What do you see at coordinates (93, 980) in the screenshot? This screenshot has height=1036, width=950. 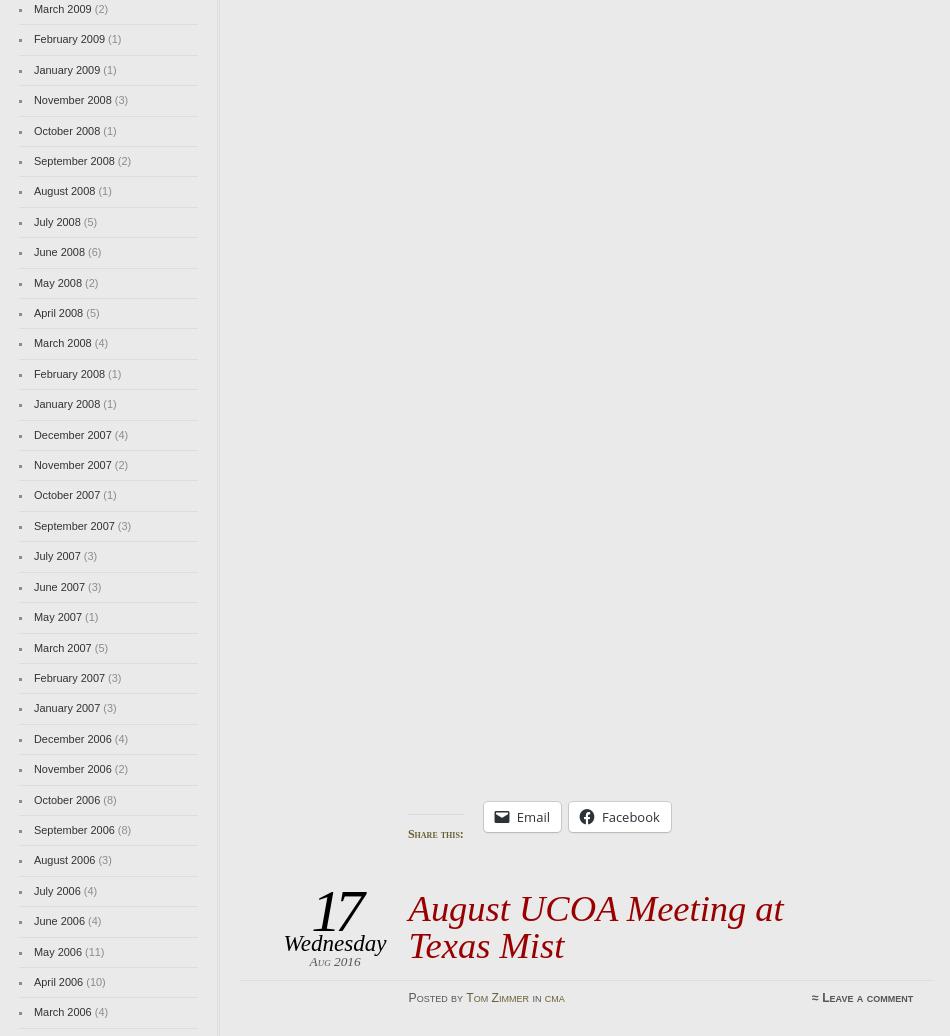 I see `'(10)'` at bounding box center [93, 980].